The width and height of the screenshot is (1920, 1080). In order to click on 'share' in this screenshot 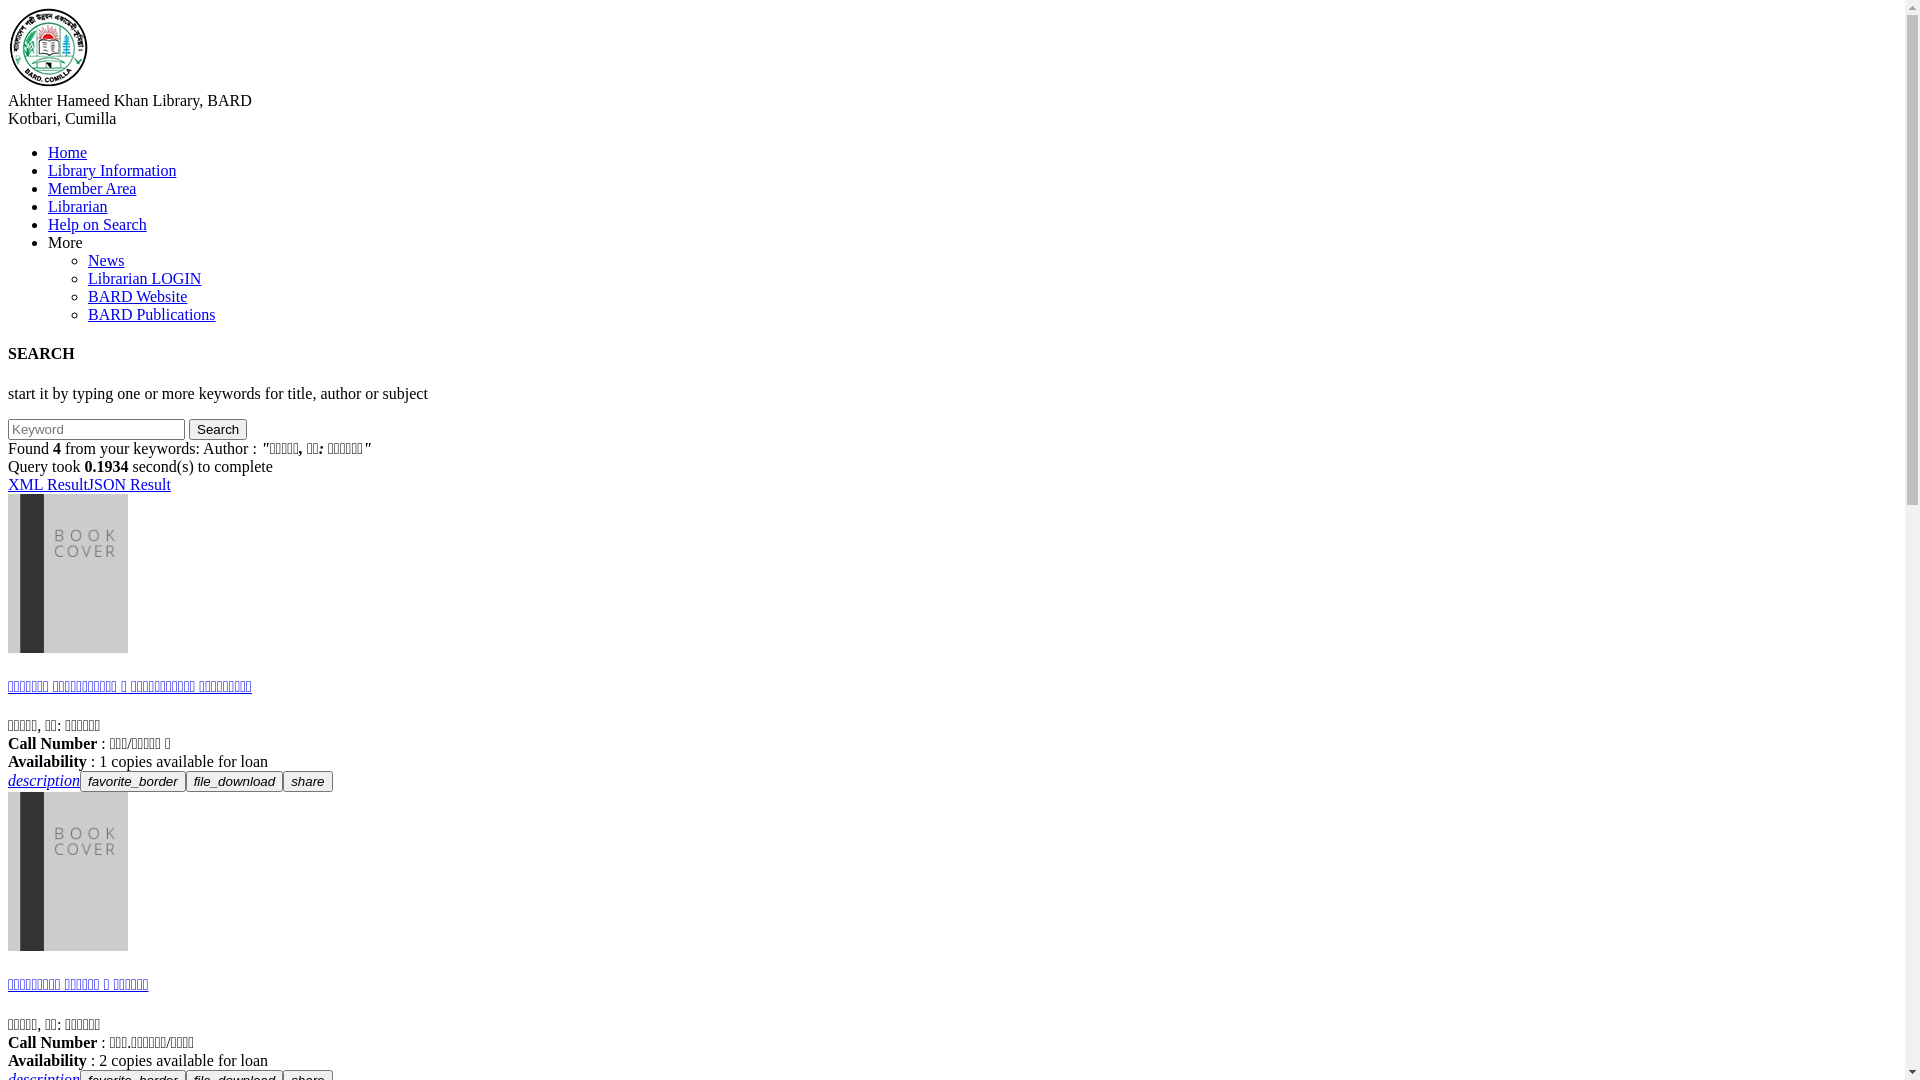, I will do `click(306, 780)`.